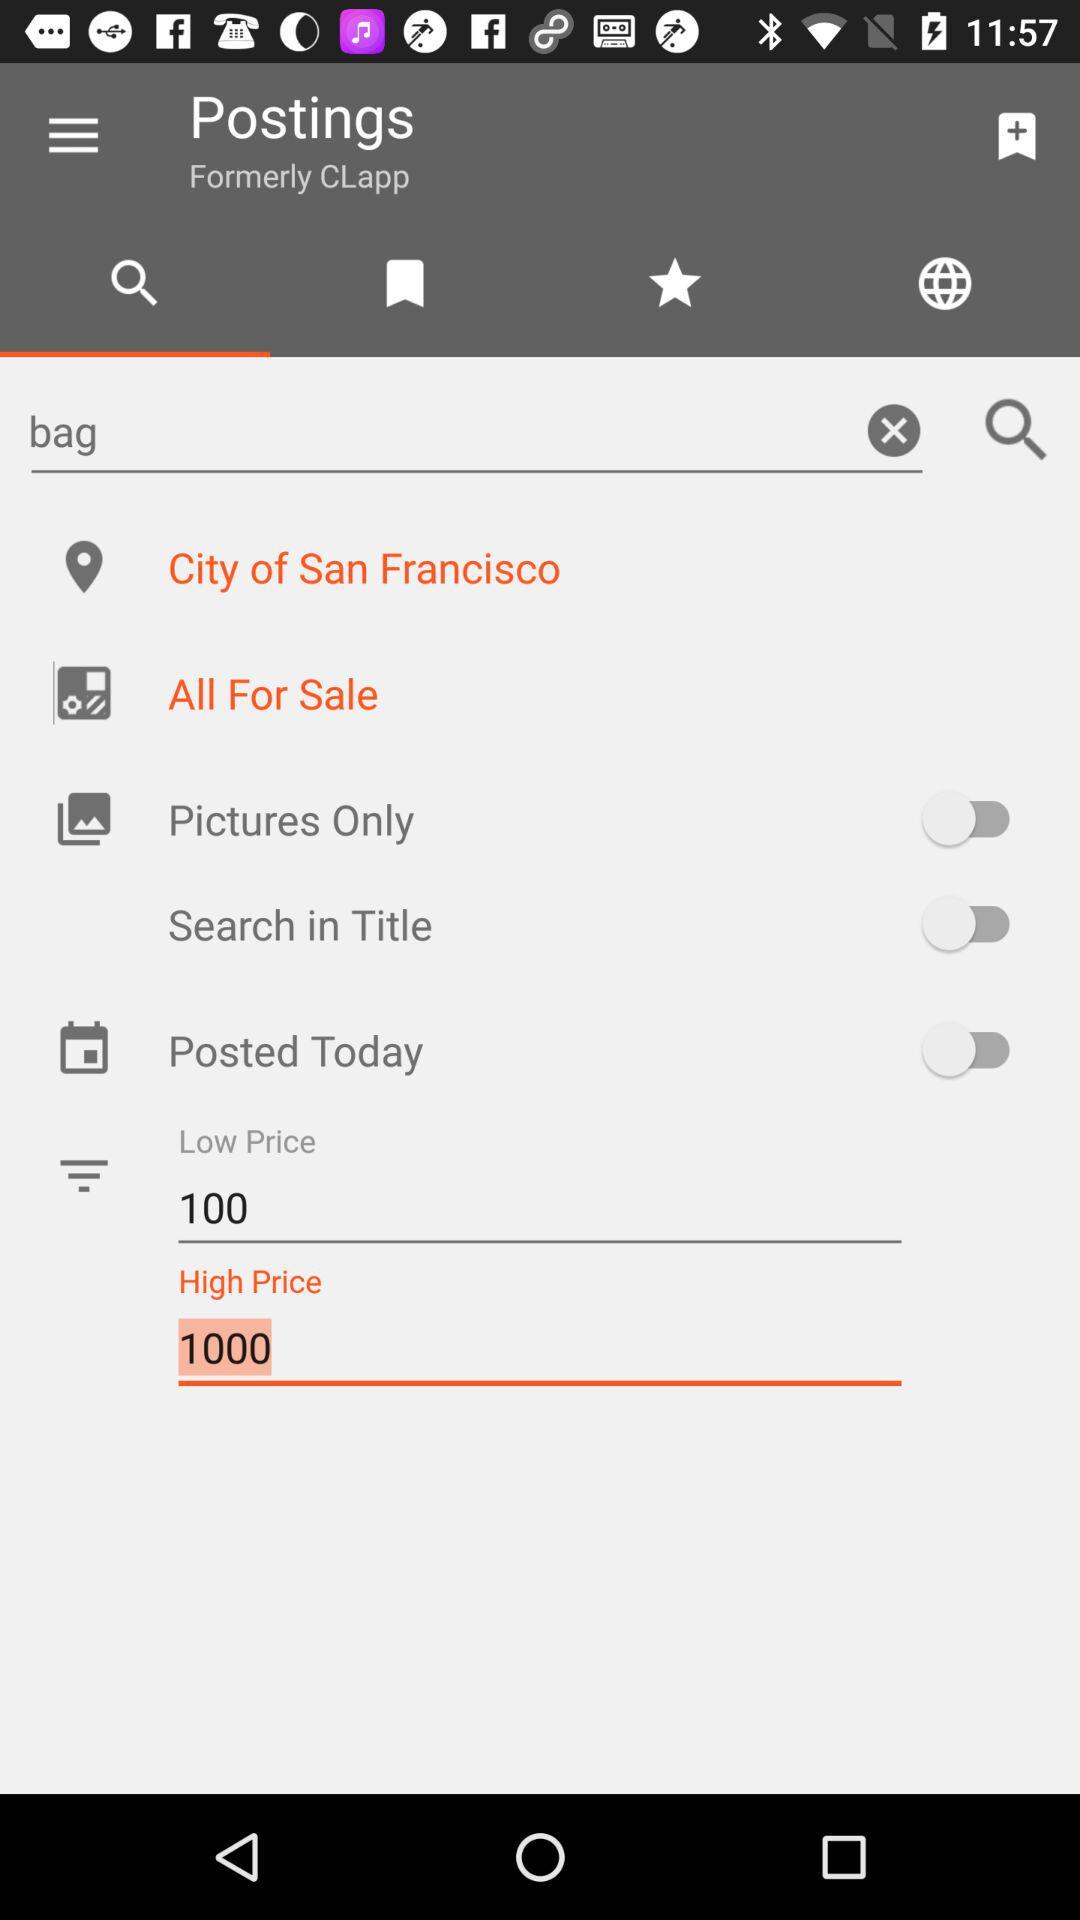  I want to click on the icon next to postings, so click(72, 135).